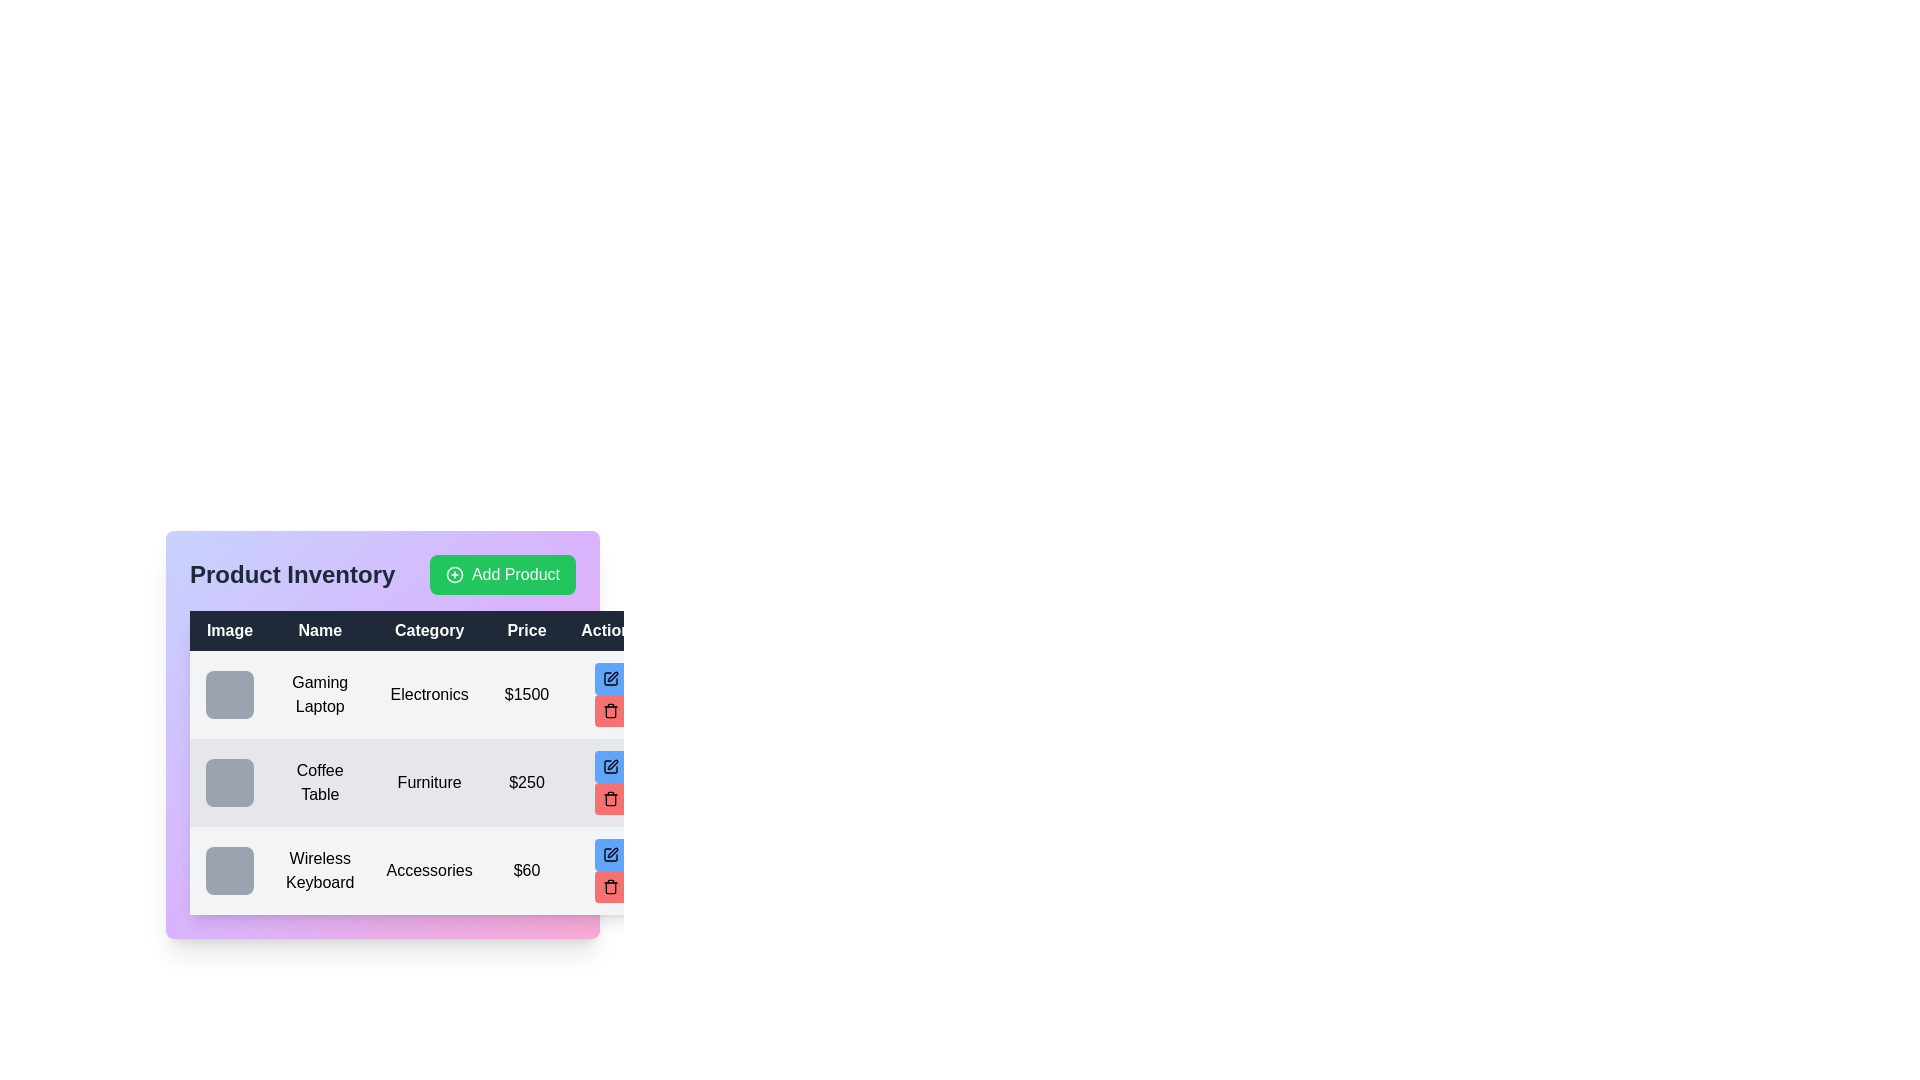 This screenshot has width=1920, height=1080. What do you see at coordinates (609, 855) in the screenshot?
I see `the edit icon button, which is a pen icon within a square, located in the first position of the 'Actions' column in the third row of the table` at bounding box center [609, 855].